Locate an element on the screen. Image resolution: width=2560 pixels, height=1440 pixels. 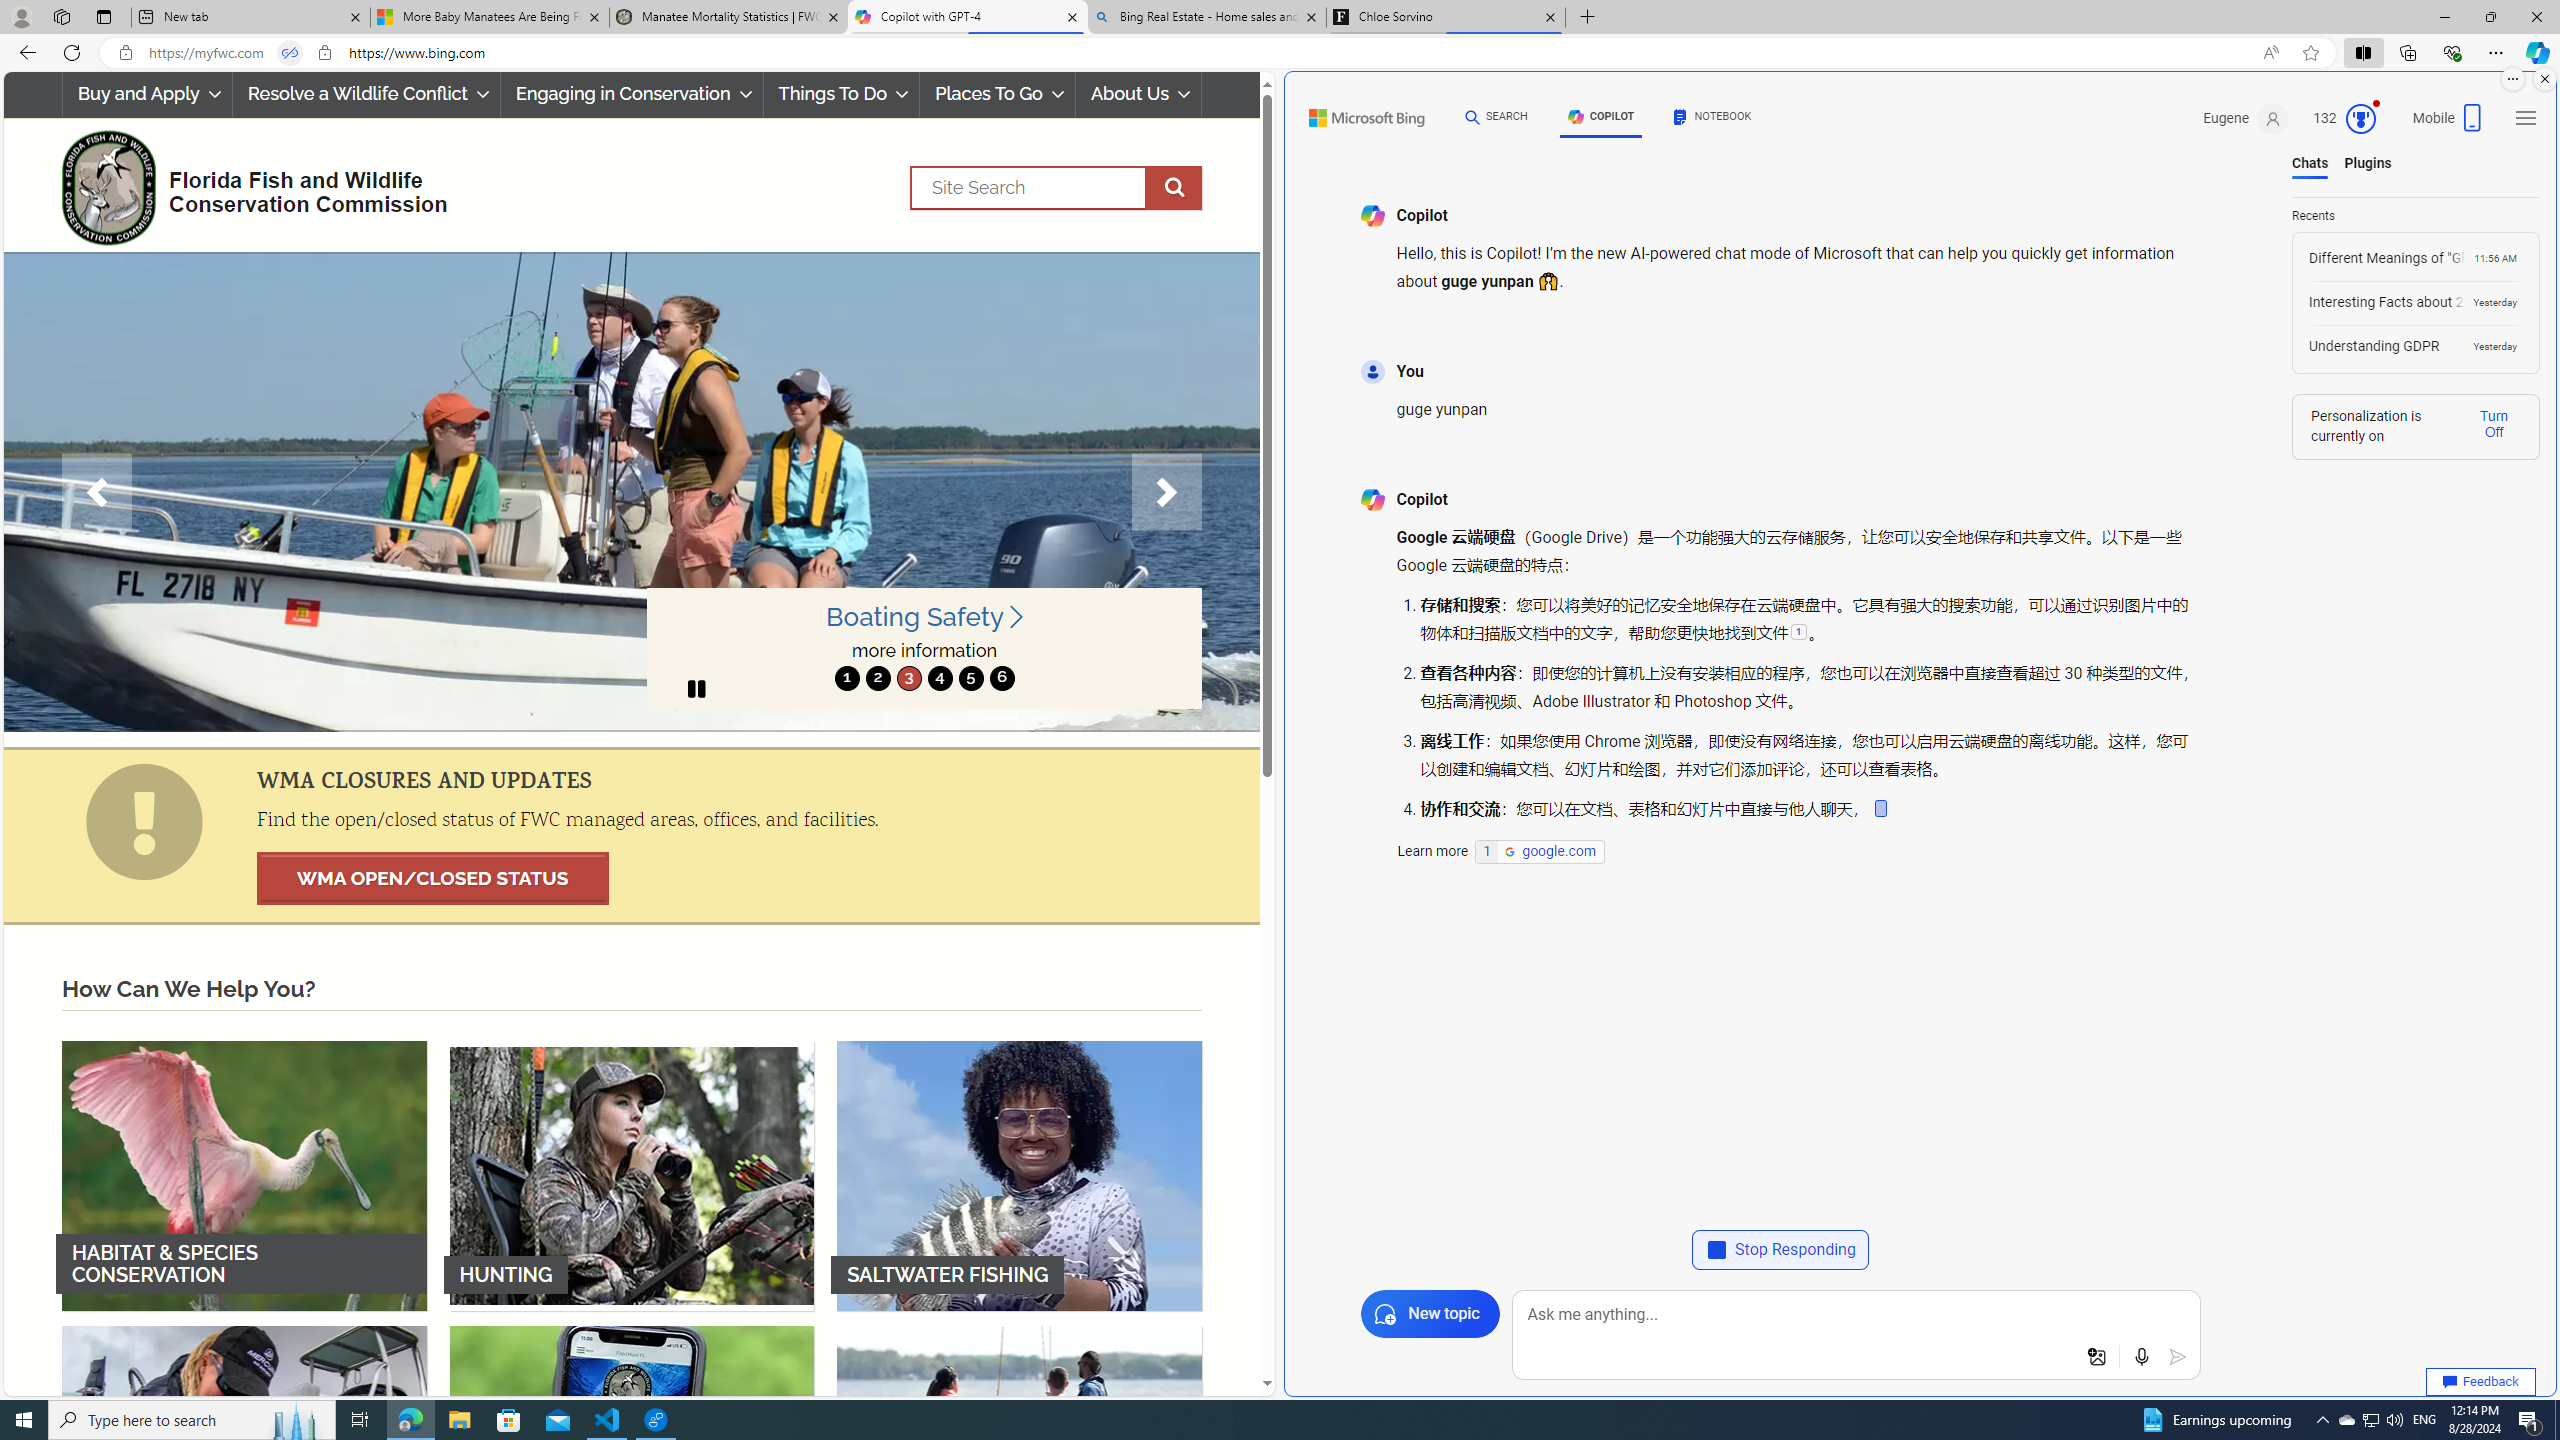
'Microsoft Rewards 123' is located at coordinates (2345, 118).